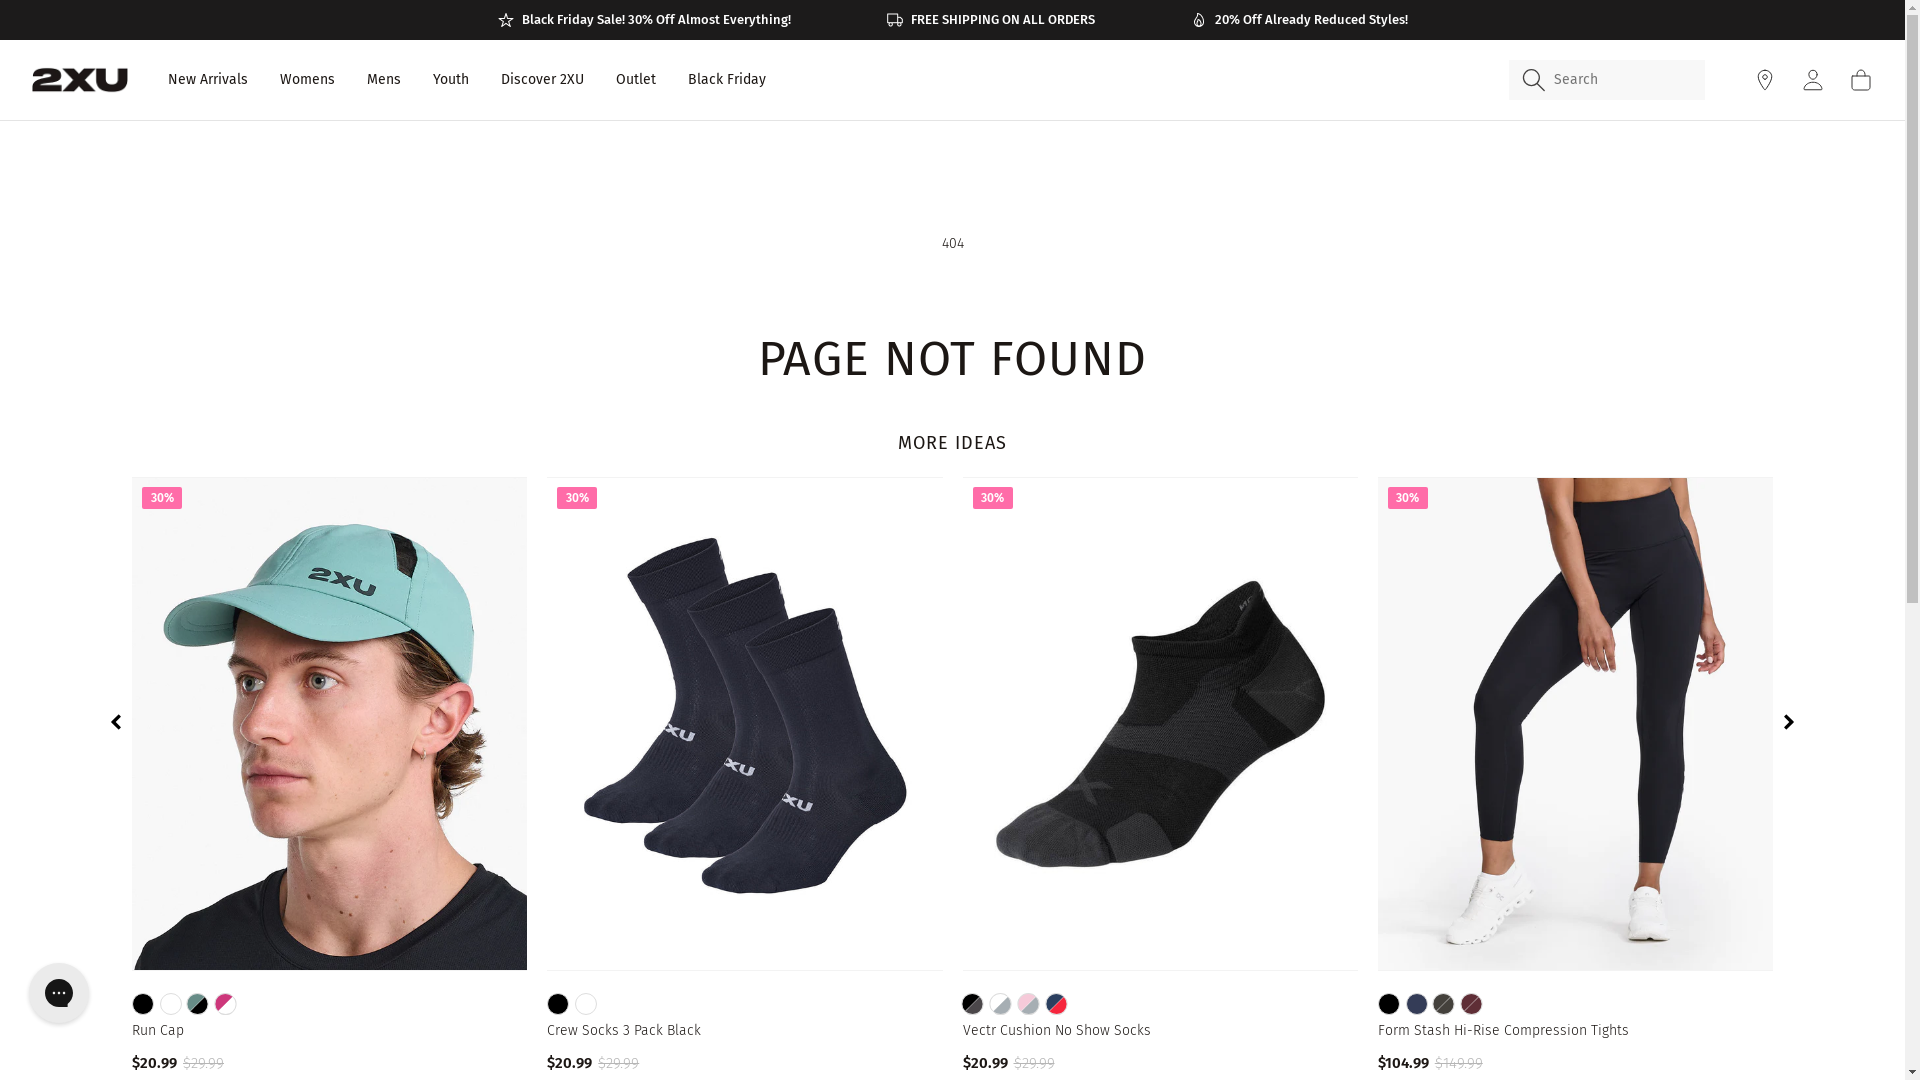 The image size is (1920, 1080). What do you see at coordinates (542, 79) in the screenshot?
I see `'Discover 2XU'` at bounding box center [542, 79].